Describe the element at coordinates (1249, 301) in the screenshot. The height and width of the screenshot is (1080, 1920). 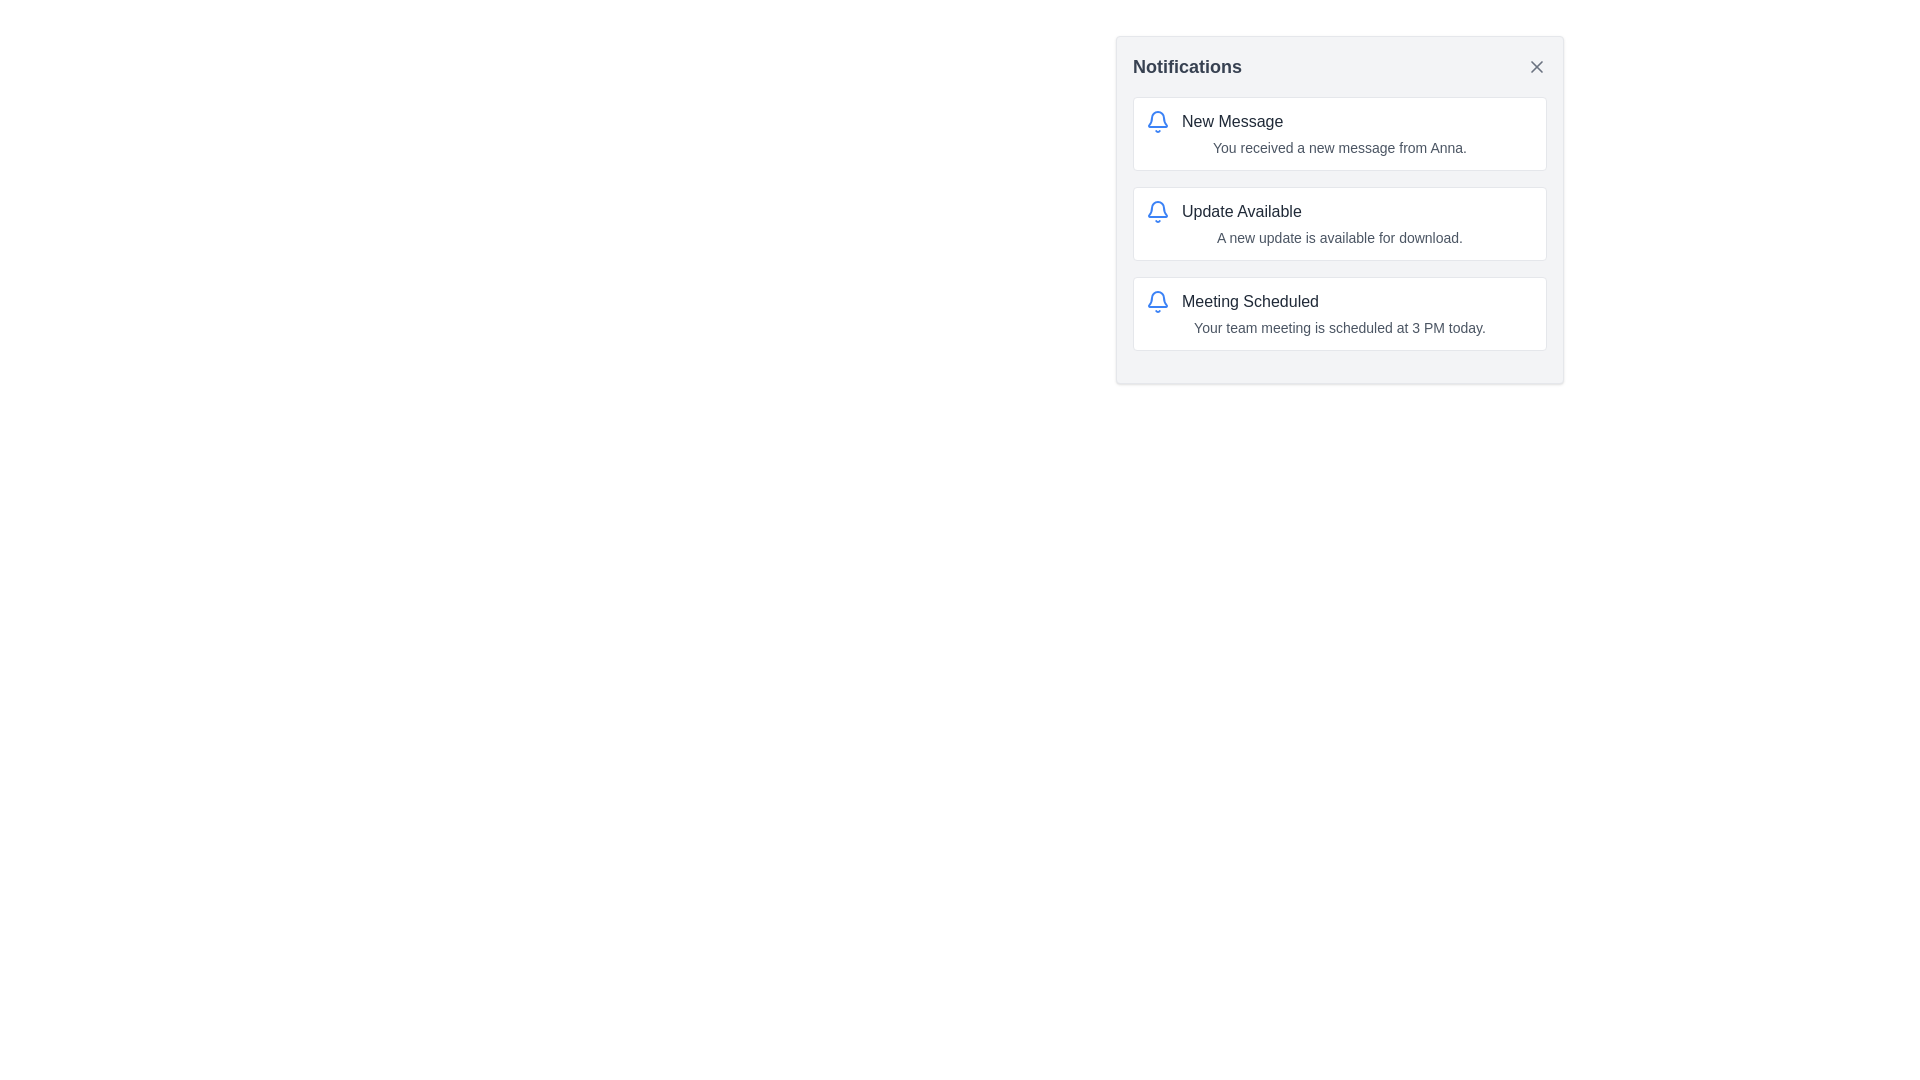
I see `the text label that serves as the heading for the scheduled meeting notification, which is the third item in the list of notification entries` at that location.